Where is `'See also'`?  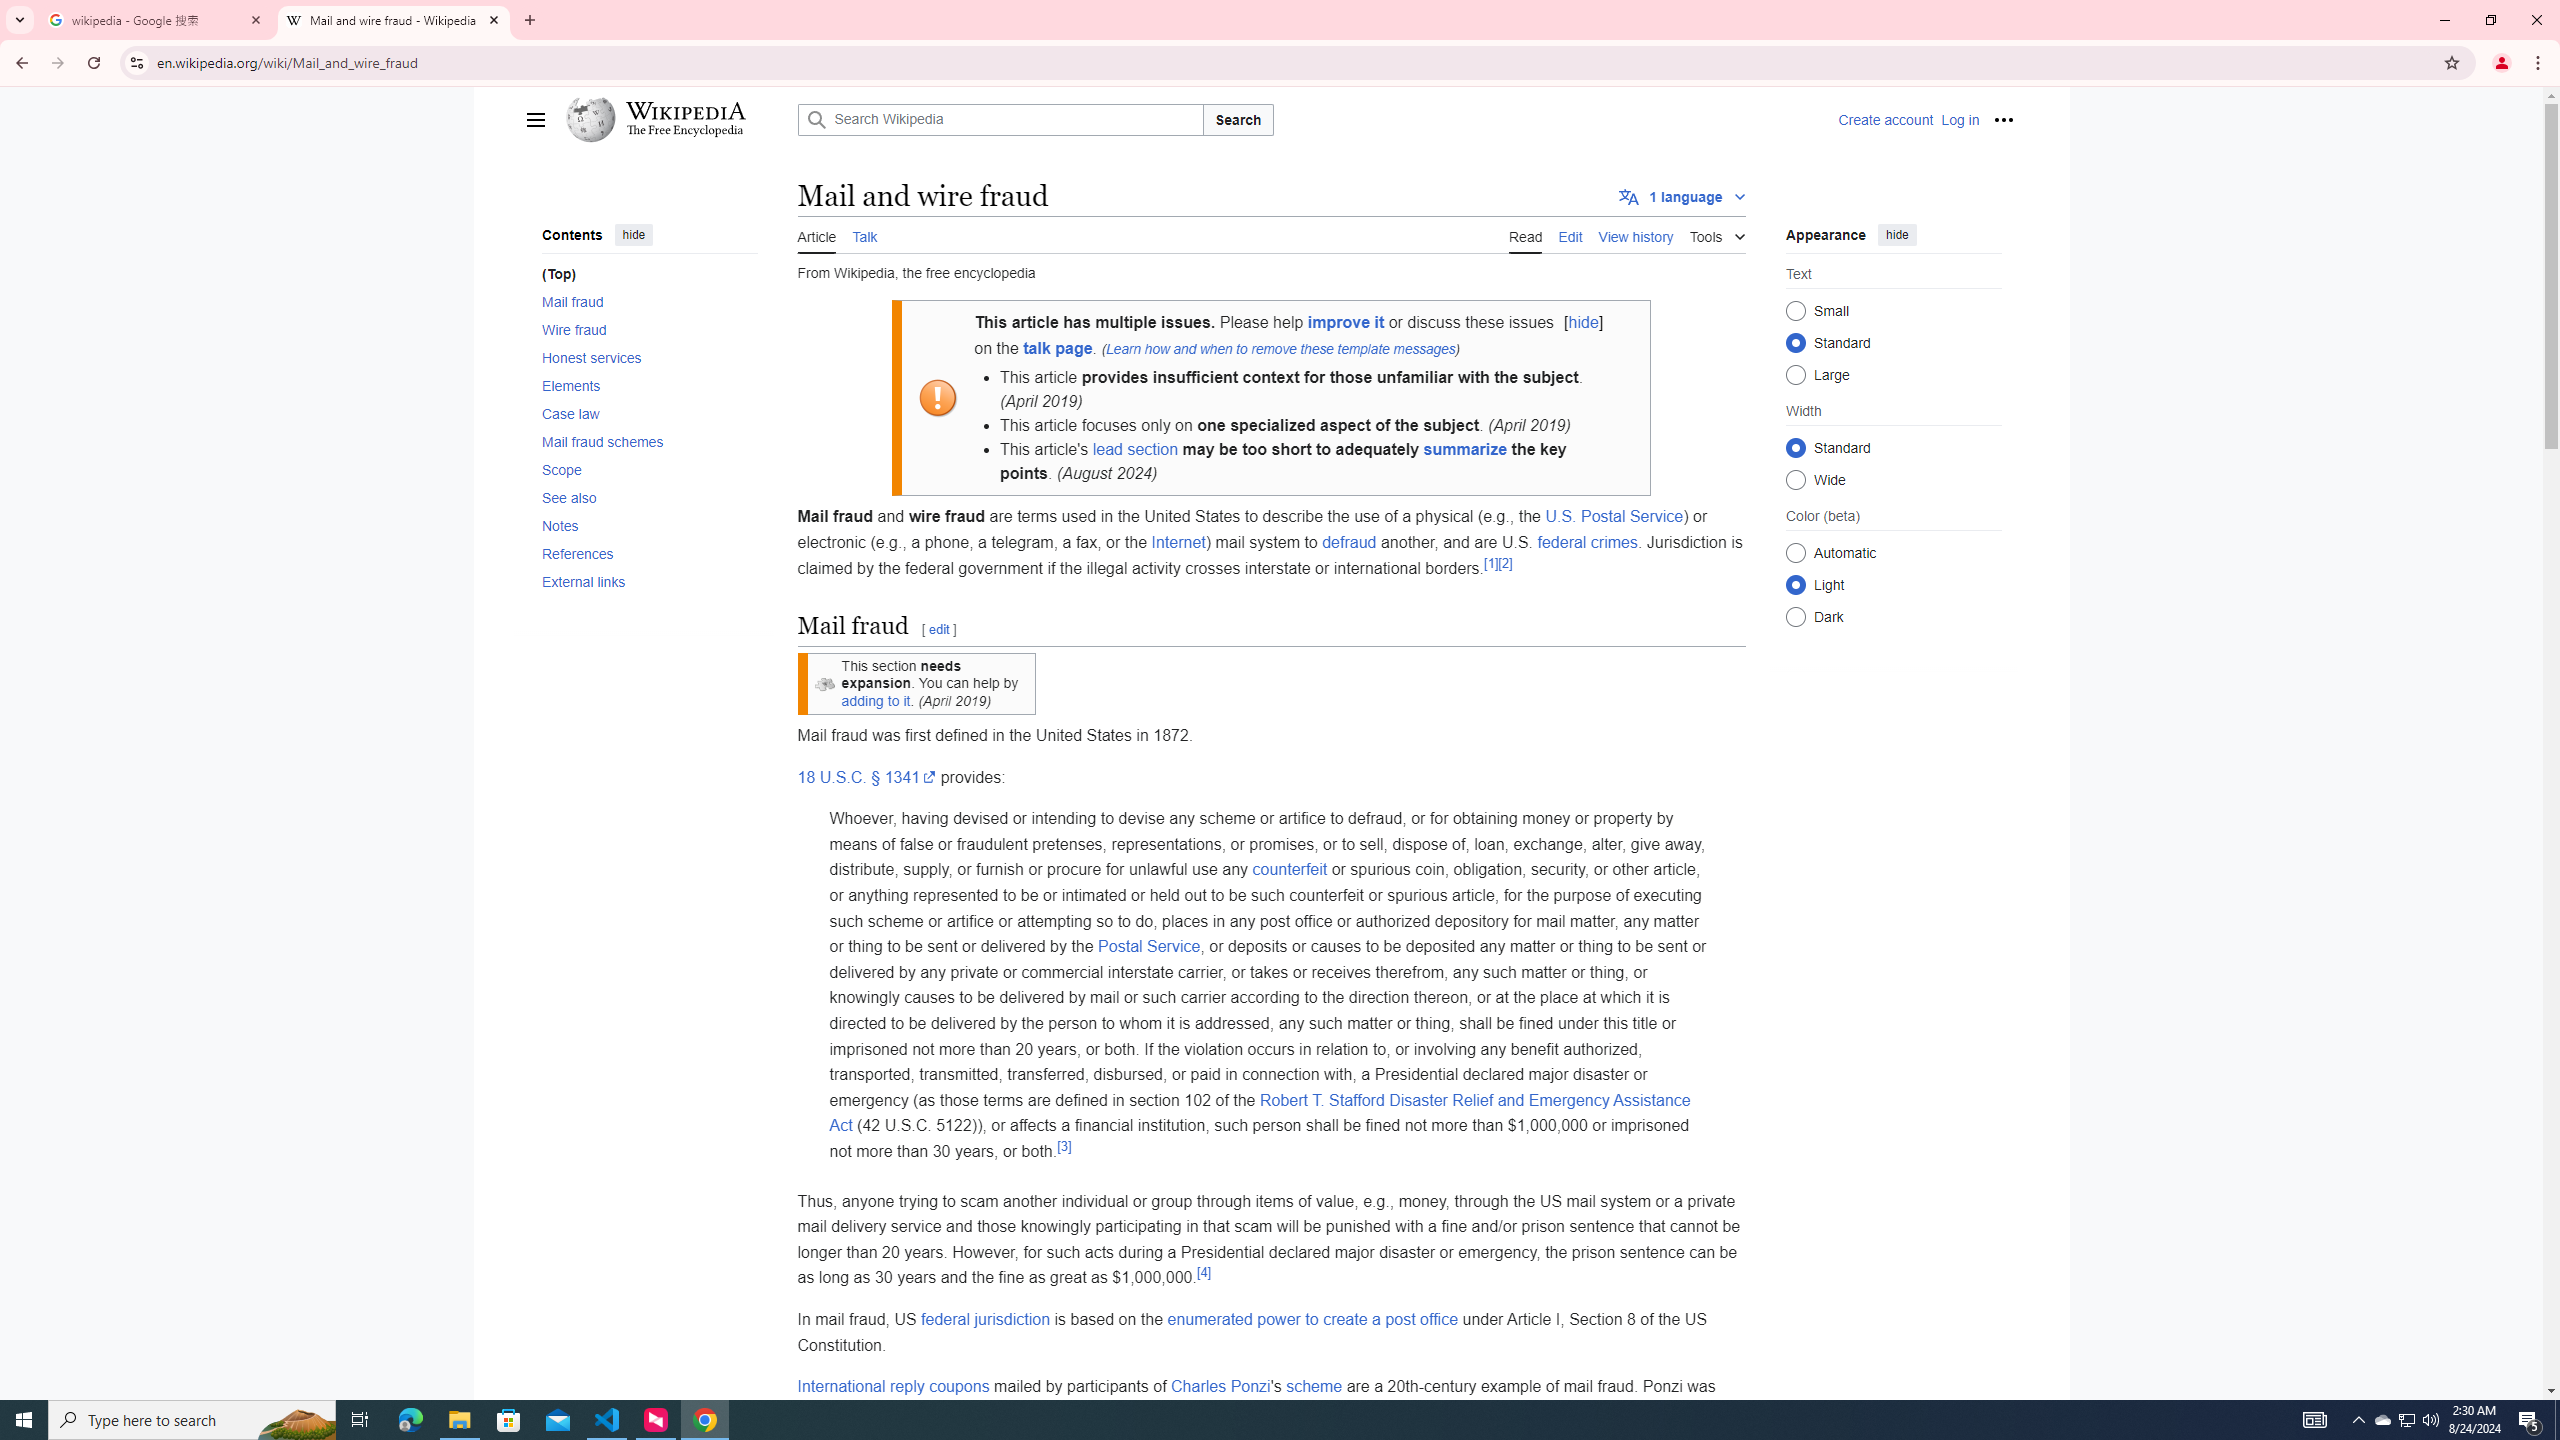
'See also' is located at coordinates (648, 497).